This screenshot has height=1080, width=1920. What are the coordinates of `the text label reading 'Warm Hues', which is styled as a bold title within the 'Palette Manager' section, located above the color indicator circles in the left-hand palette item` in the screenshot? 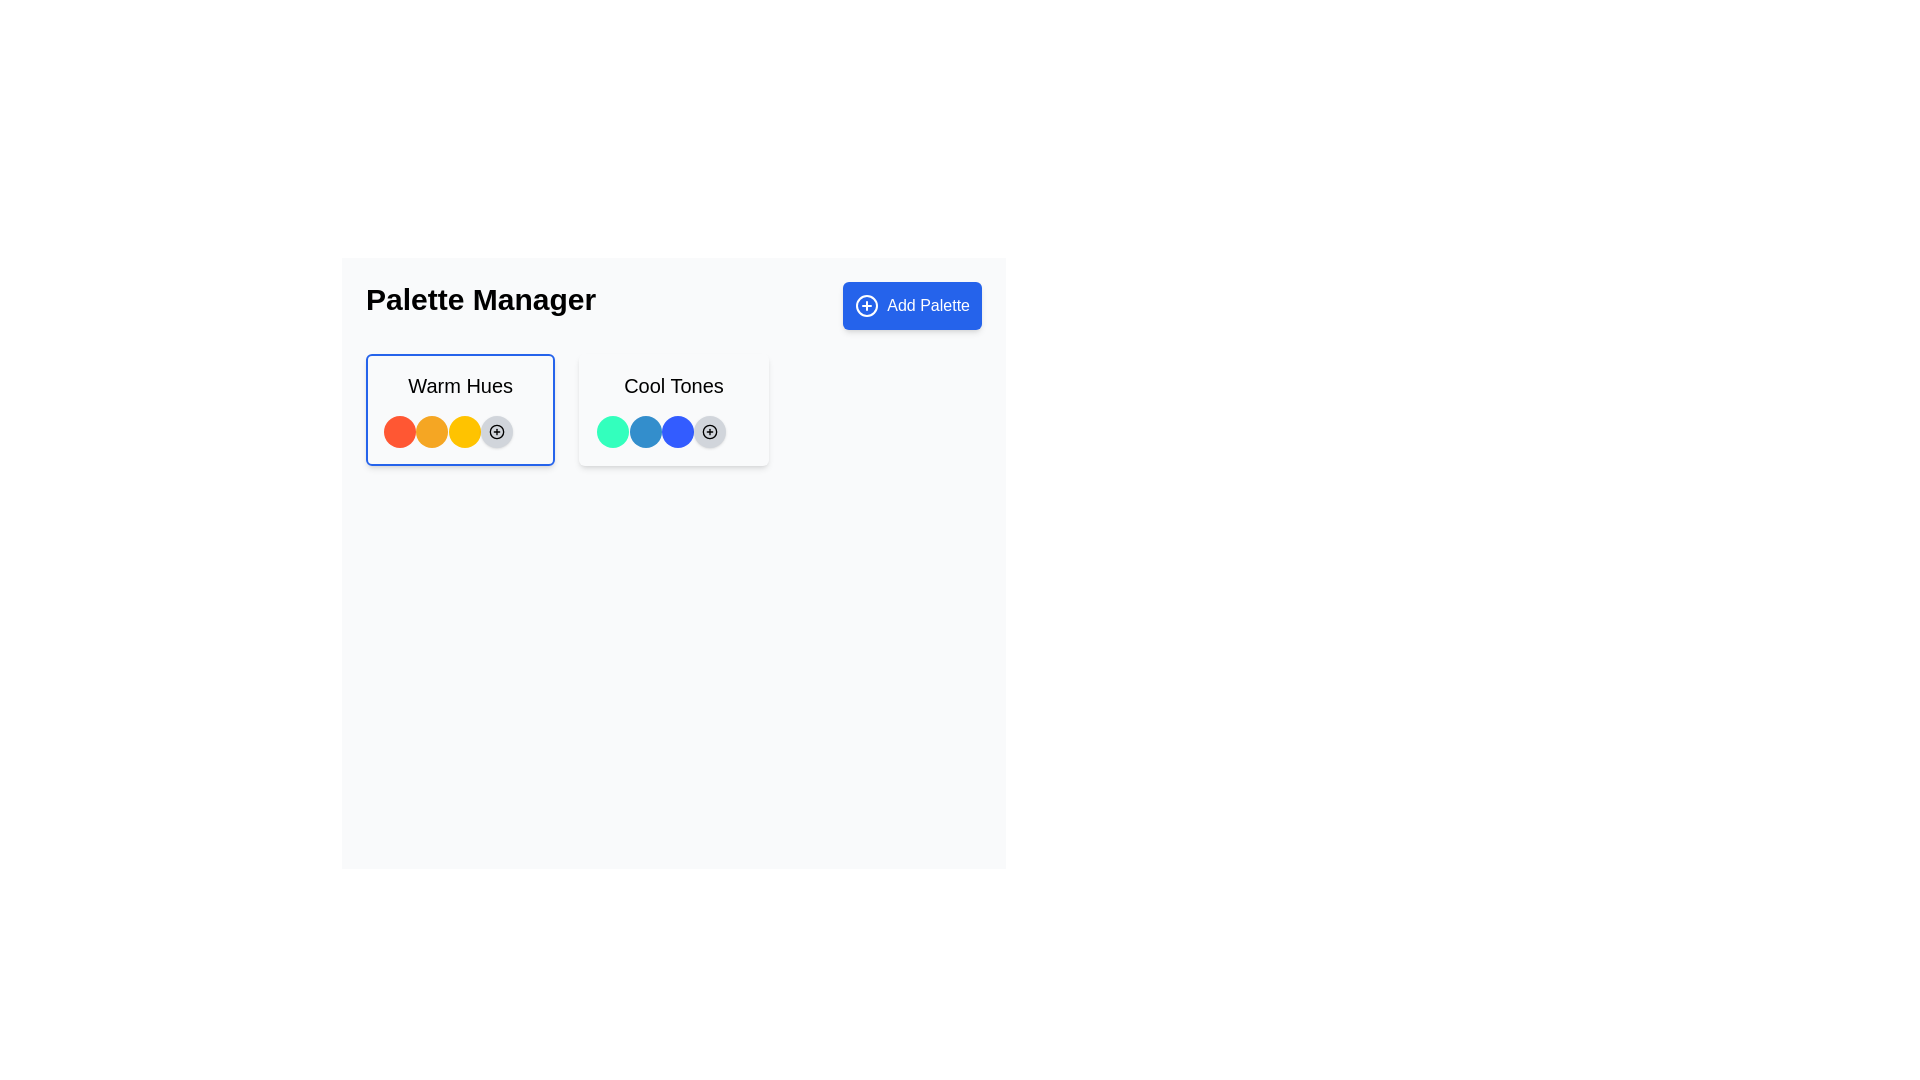 It's located at (459, 385).